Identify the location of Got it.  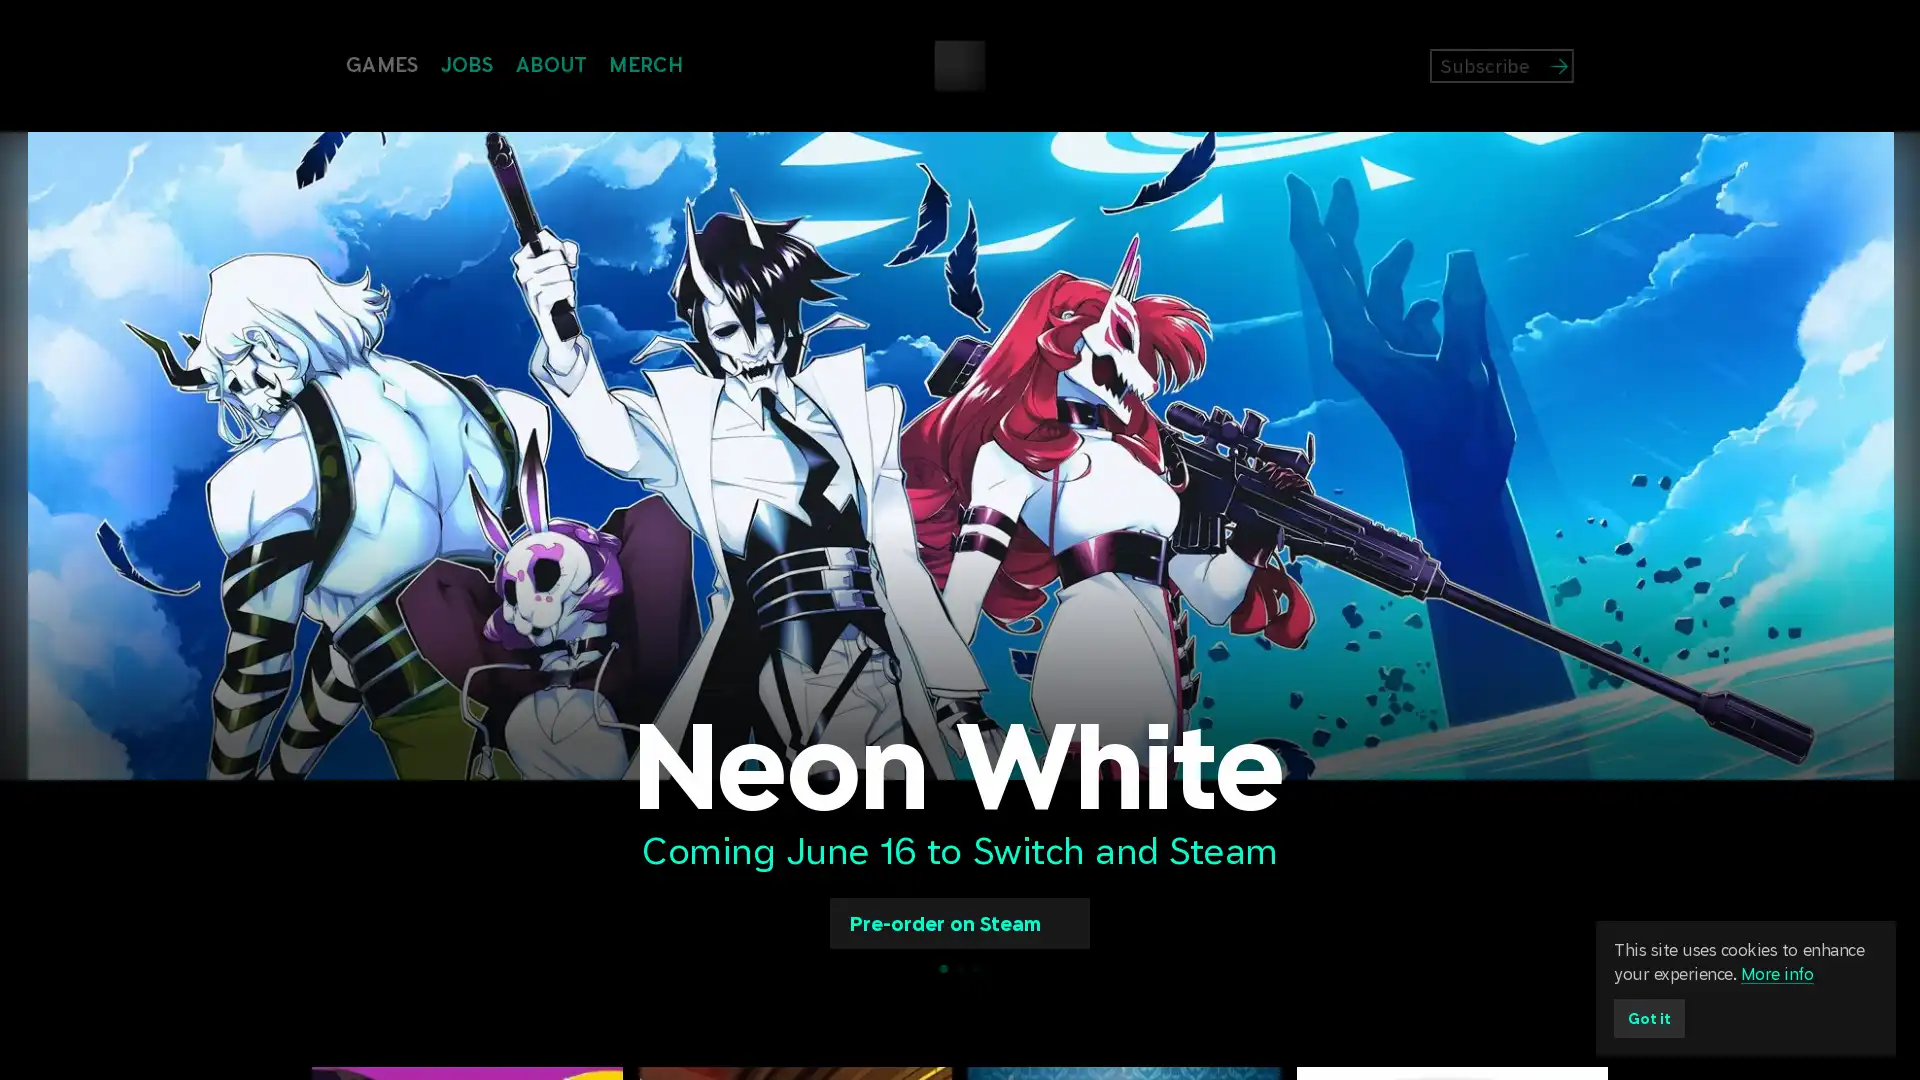
(1652, 1015).